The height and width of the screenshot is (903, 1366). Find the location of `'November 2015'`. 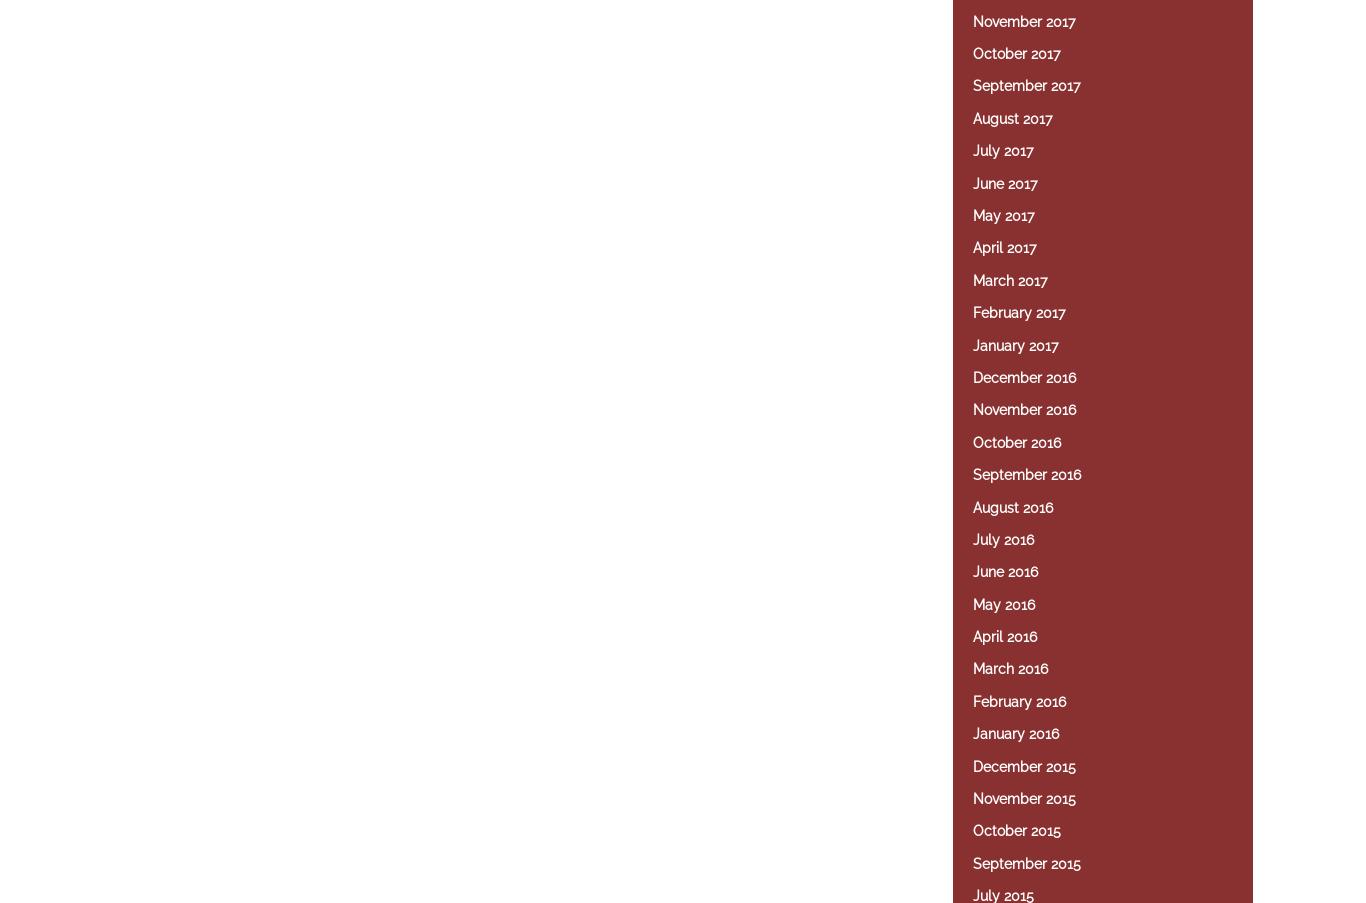

'November 2015' is located at coordinates (1024, 797).